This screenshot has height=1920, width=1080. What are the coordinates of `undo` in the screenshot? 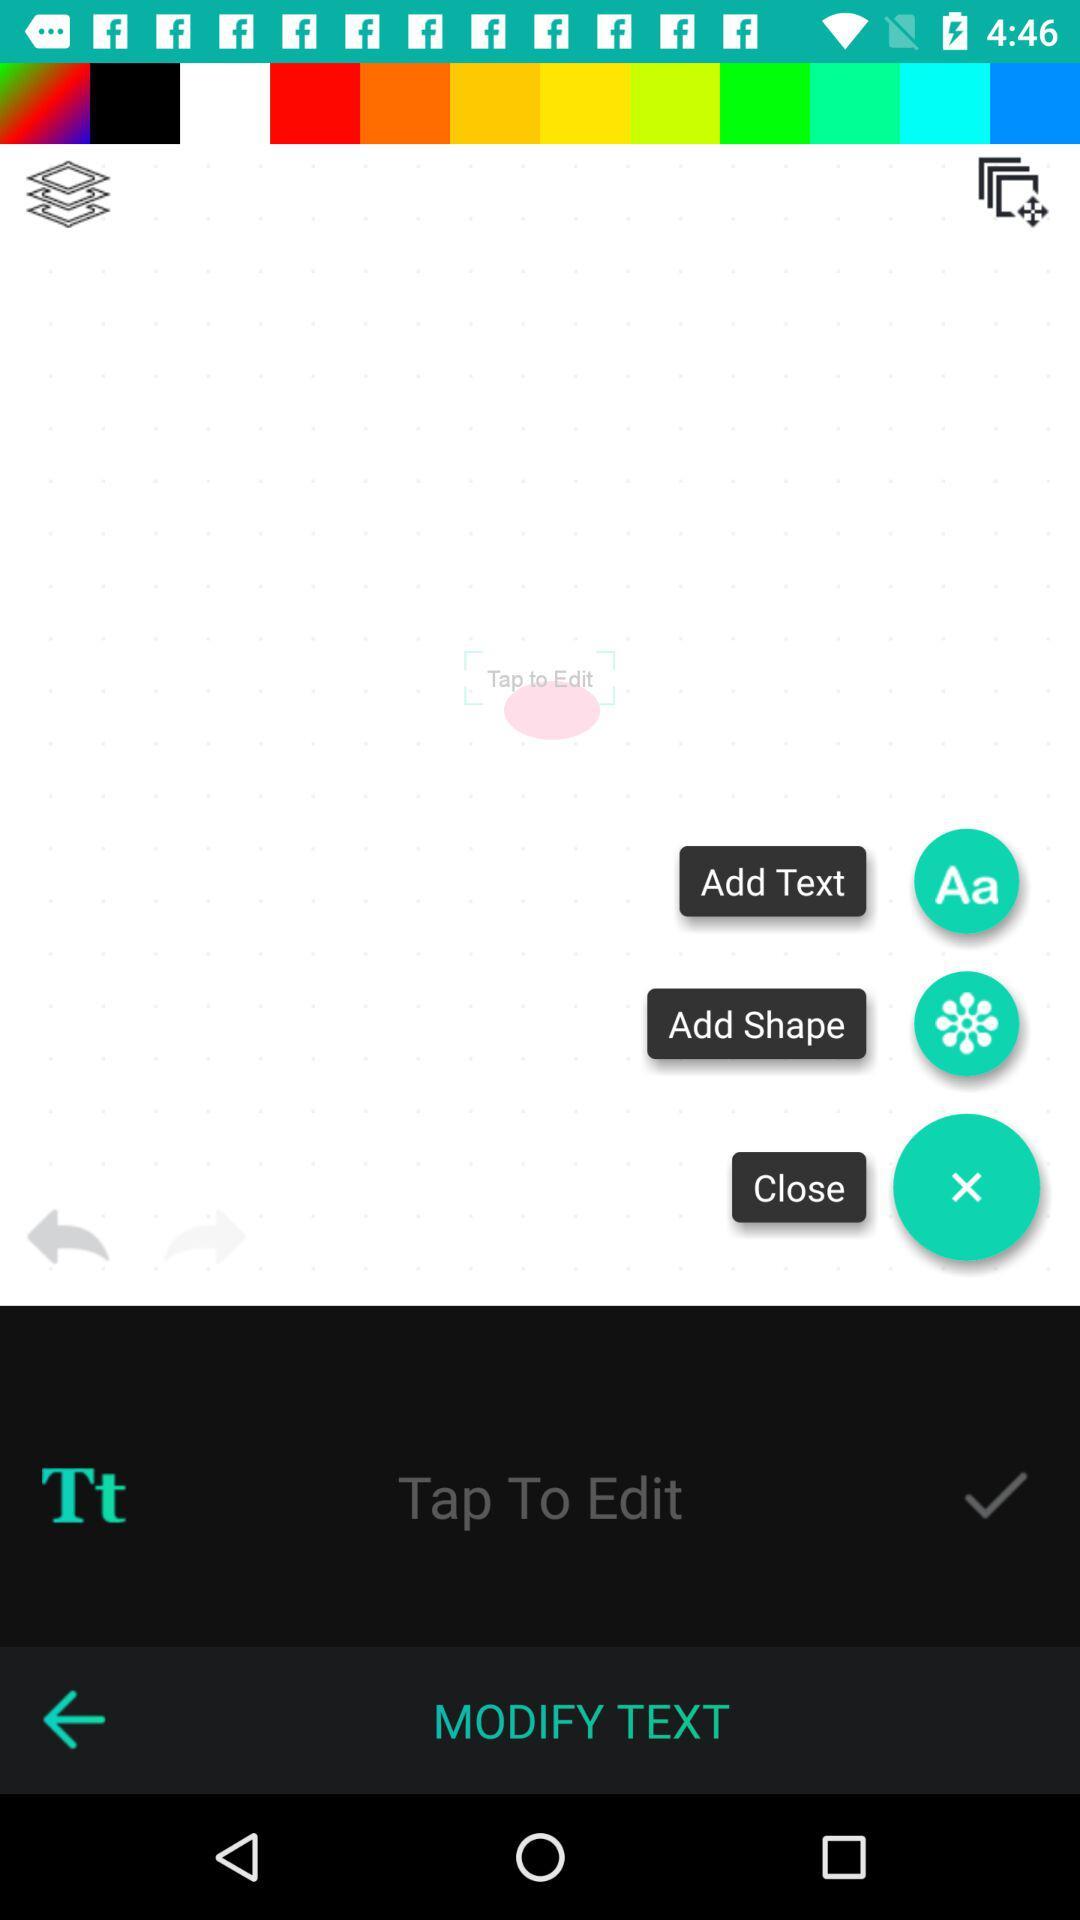 It's located at (67, 1236).